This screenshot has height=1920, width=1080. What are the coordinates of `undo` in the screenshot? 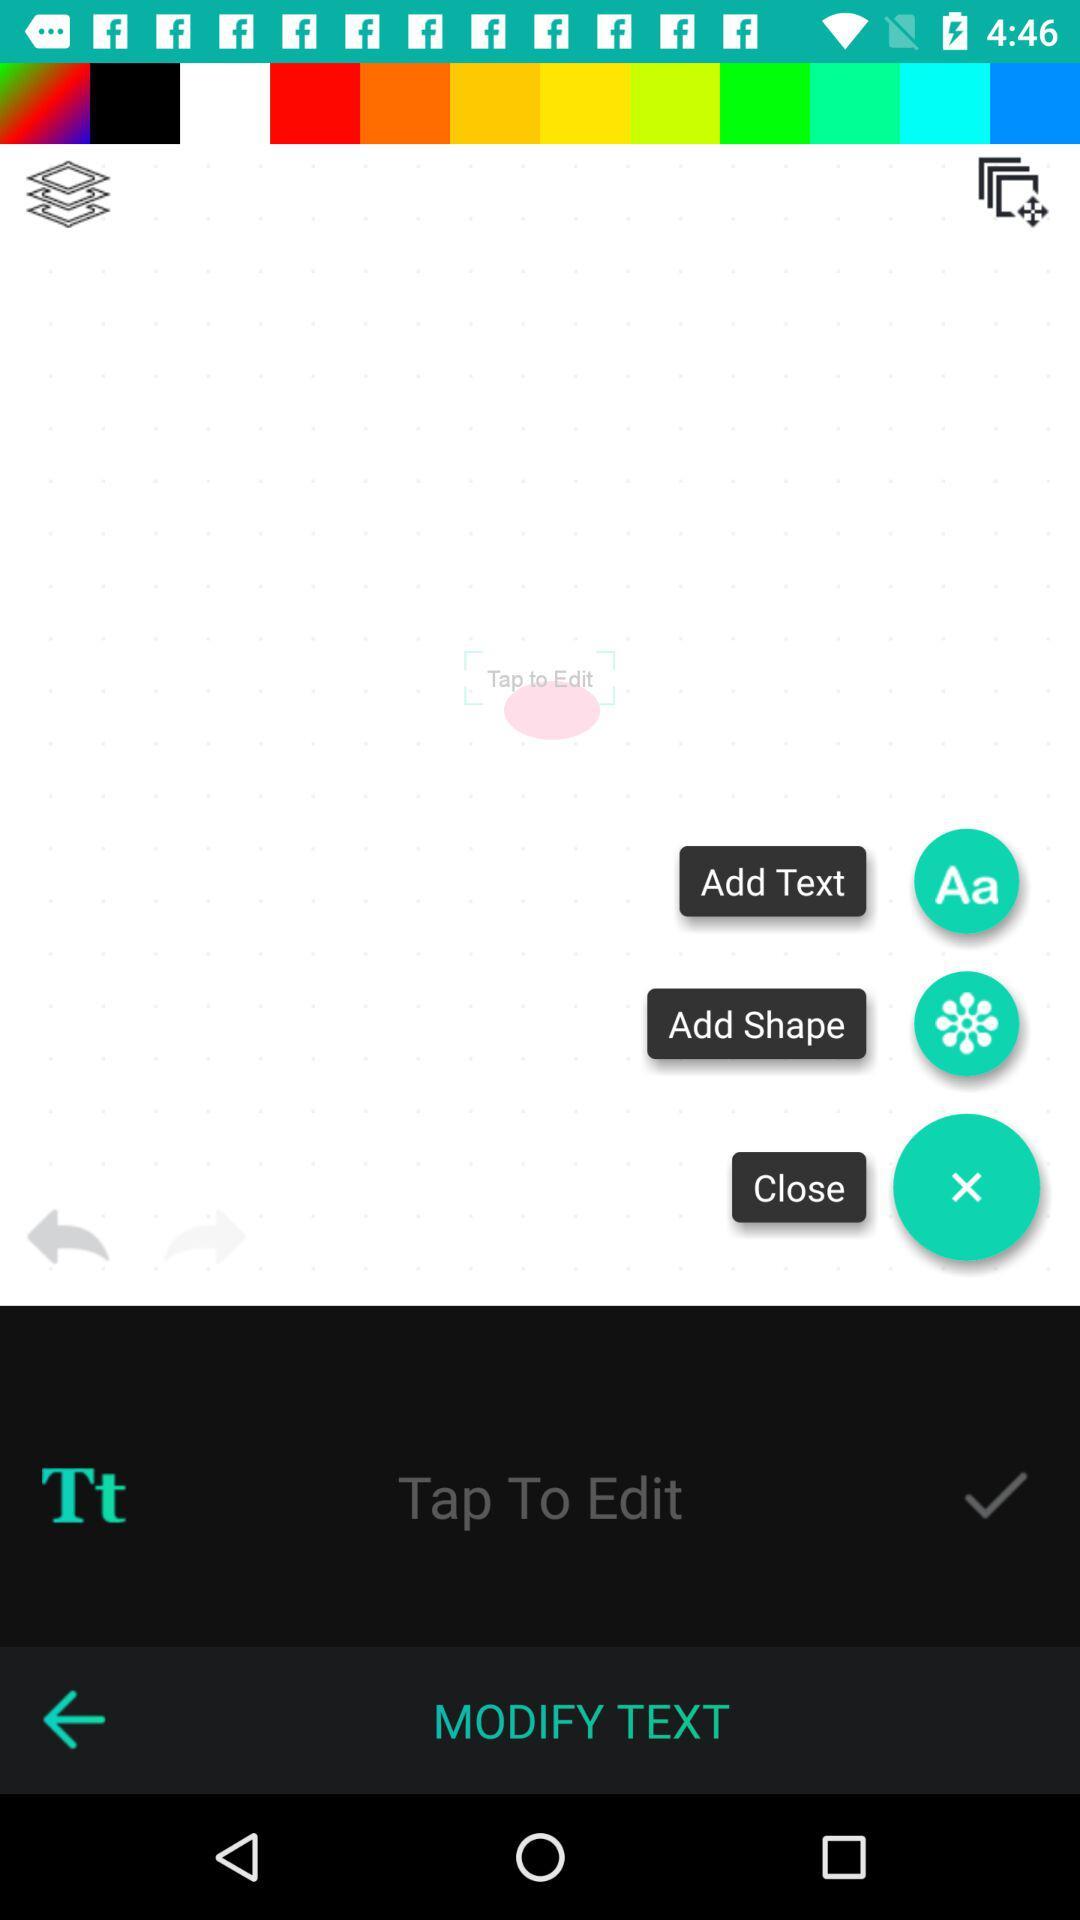 It's located at (67, 1236).